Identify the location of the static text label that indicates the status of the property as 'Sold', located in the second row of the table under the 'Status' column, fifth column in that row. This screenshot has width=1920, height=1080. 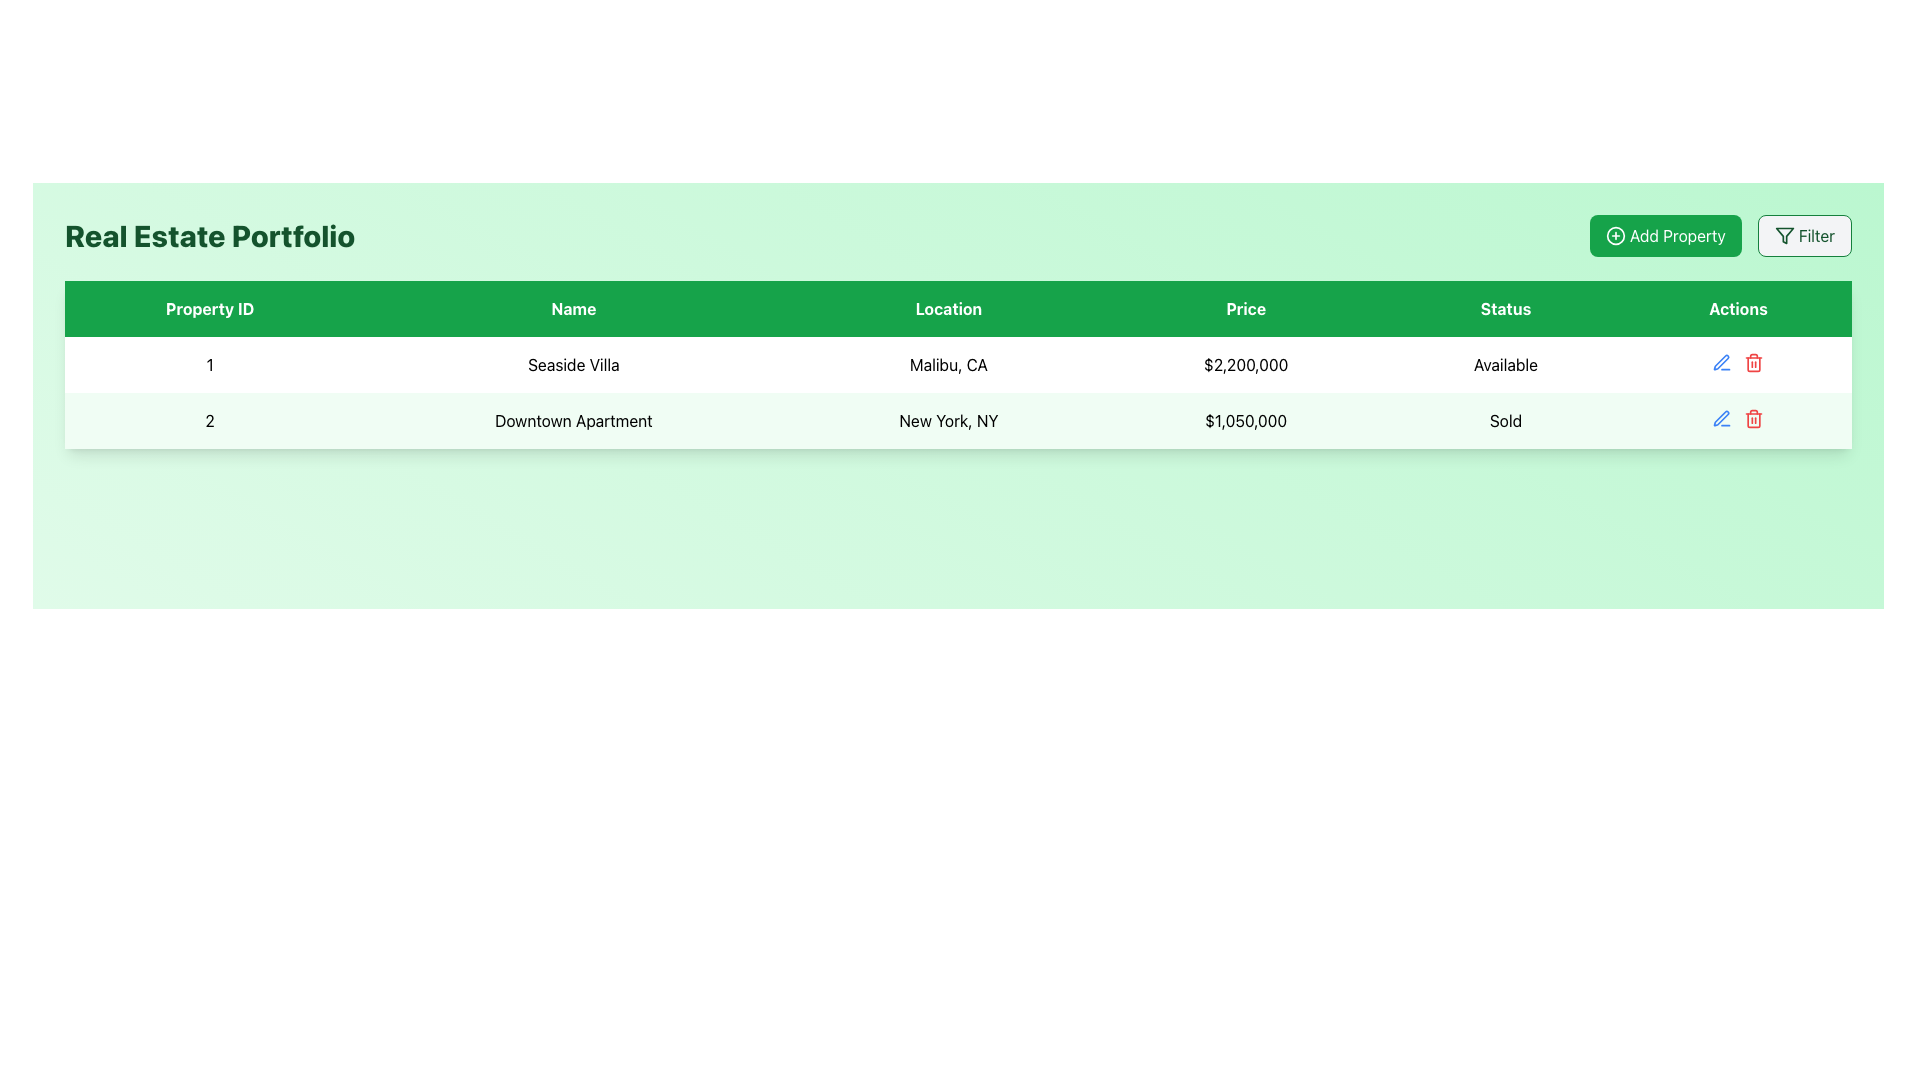
(1505, 419).